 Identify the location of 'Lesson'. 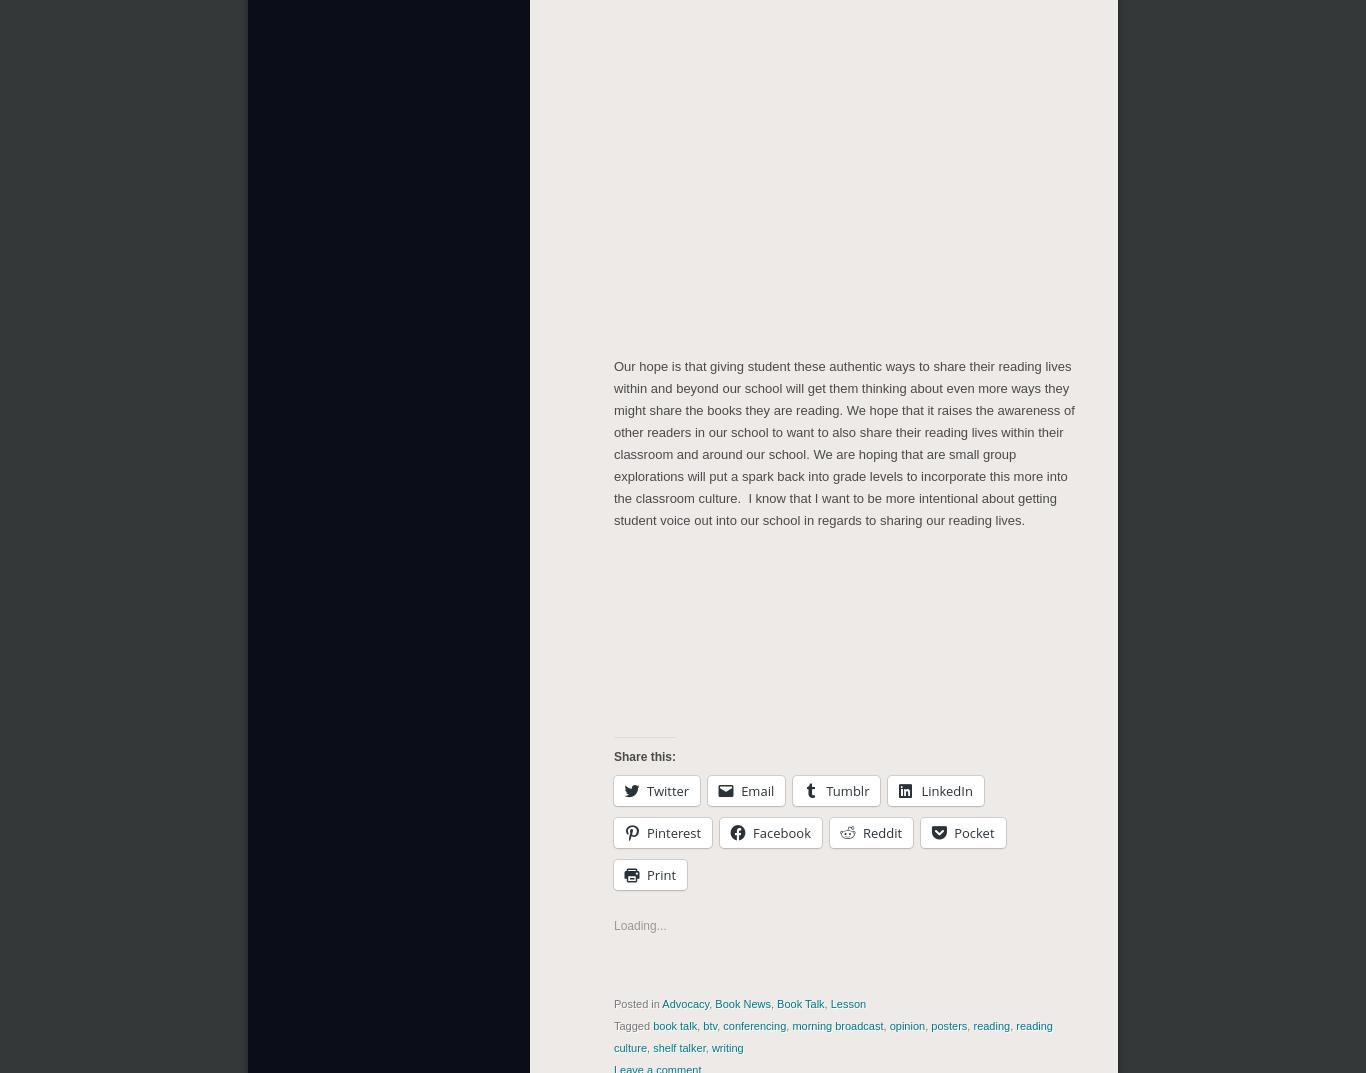
(847, 1002).